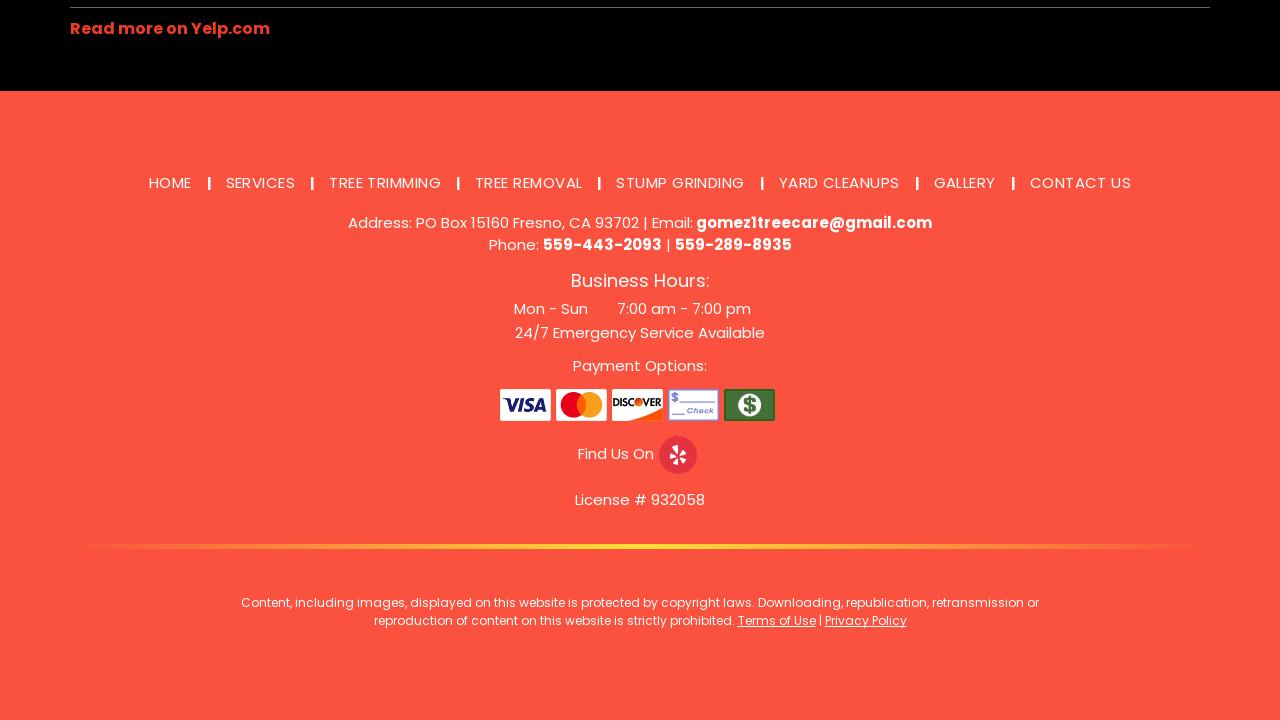  What do you see at coordinates (640, 498) in the screenshot?
I see `'License # 932058'` at bounding box center [640, 498].